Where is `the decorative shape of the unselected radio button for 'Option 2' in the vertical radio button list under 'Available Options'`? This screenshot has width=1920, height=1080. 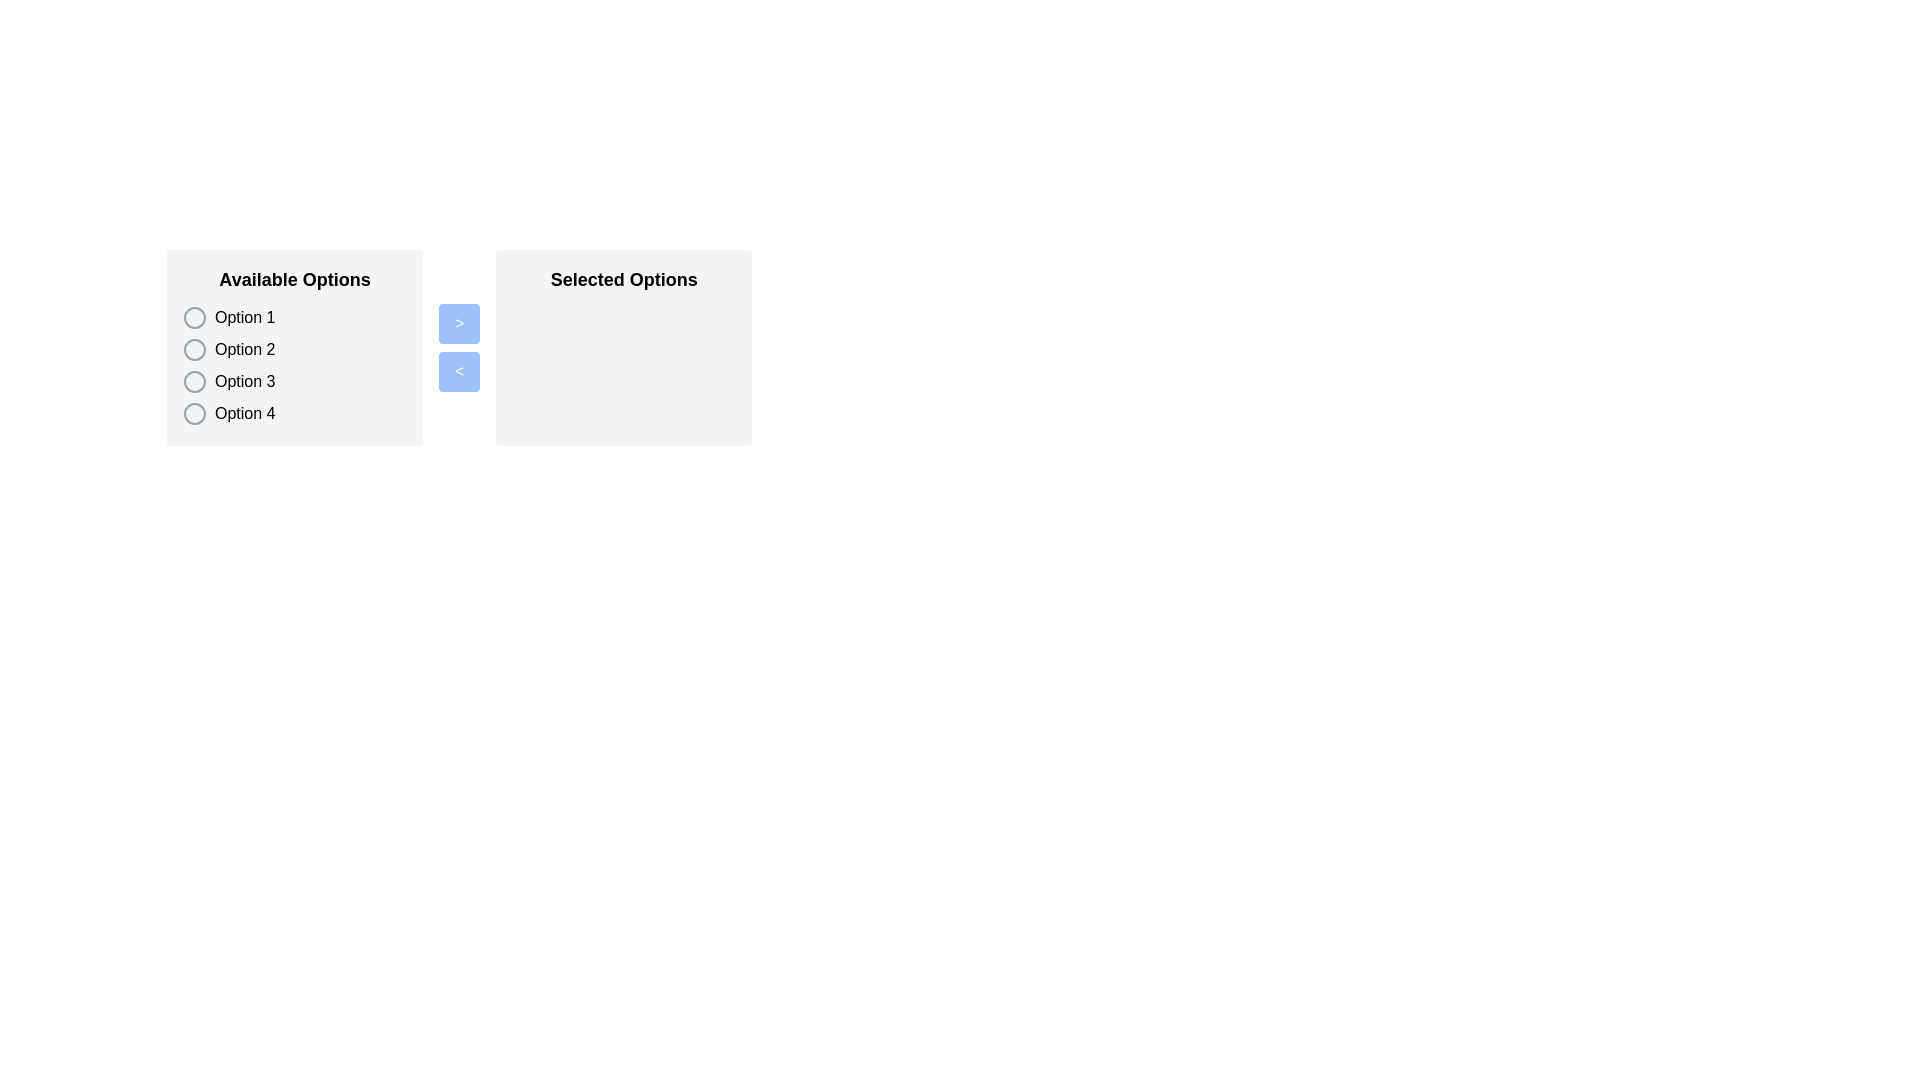
the decorative shape of the unselected radio button for 'Option 2' in the vertical radio button list under 'Available Options' is located at coordinates (195, 349).